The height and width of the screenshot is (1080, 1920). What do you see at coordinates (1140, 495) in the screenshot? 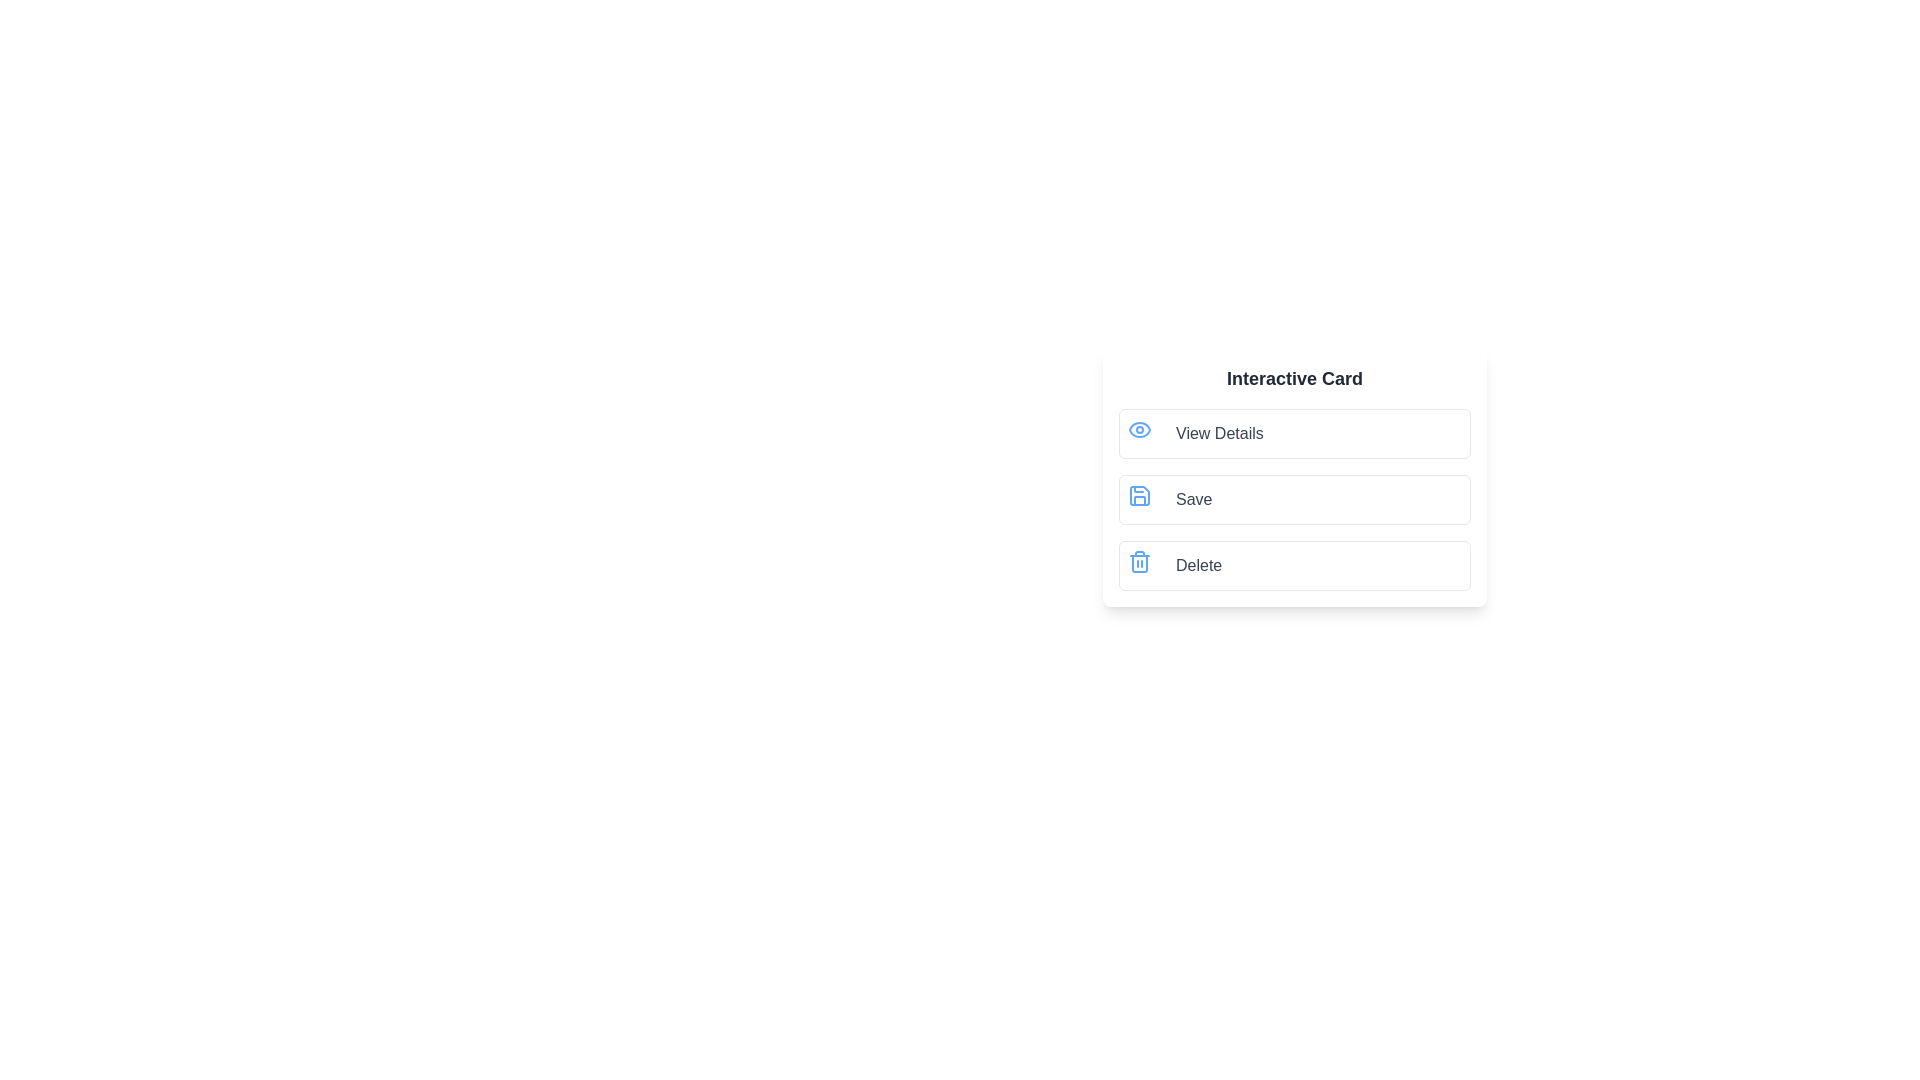
I see `the save icon located in the second position of a vertical list within the 'Interactive Card'` at bounding box center [1140, 495].